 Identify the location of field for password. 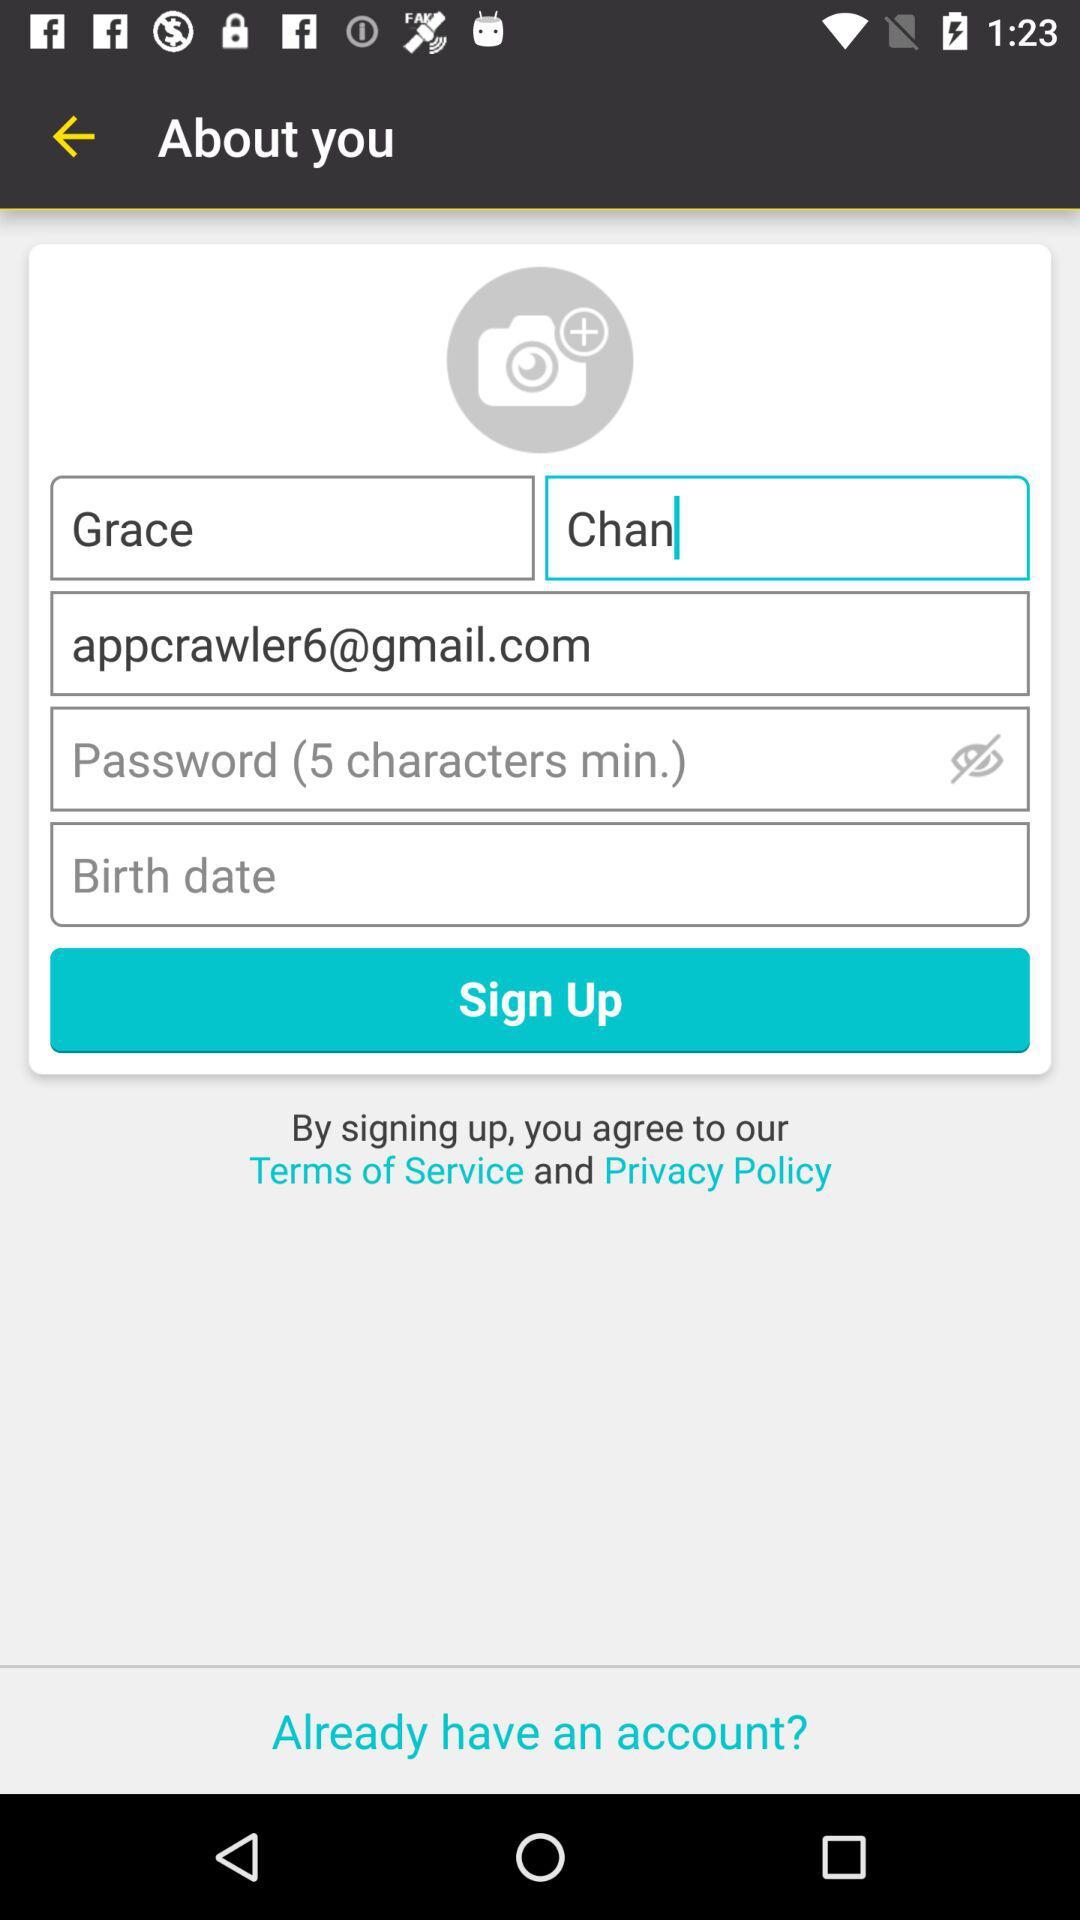
(540, 757).